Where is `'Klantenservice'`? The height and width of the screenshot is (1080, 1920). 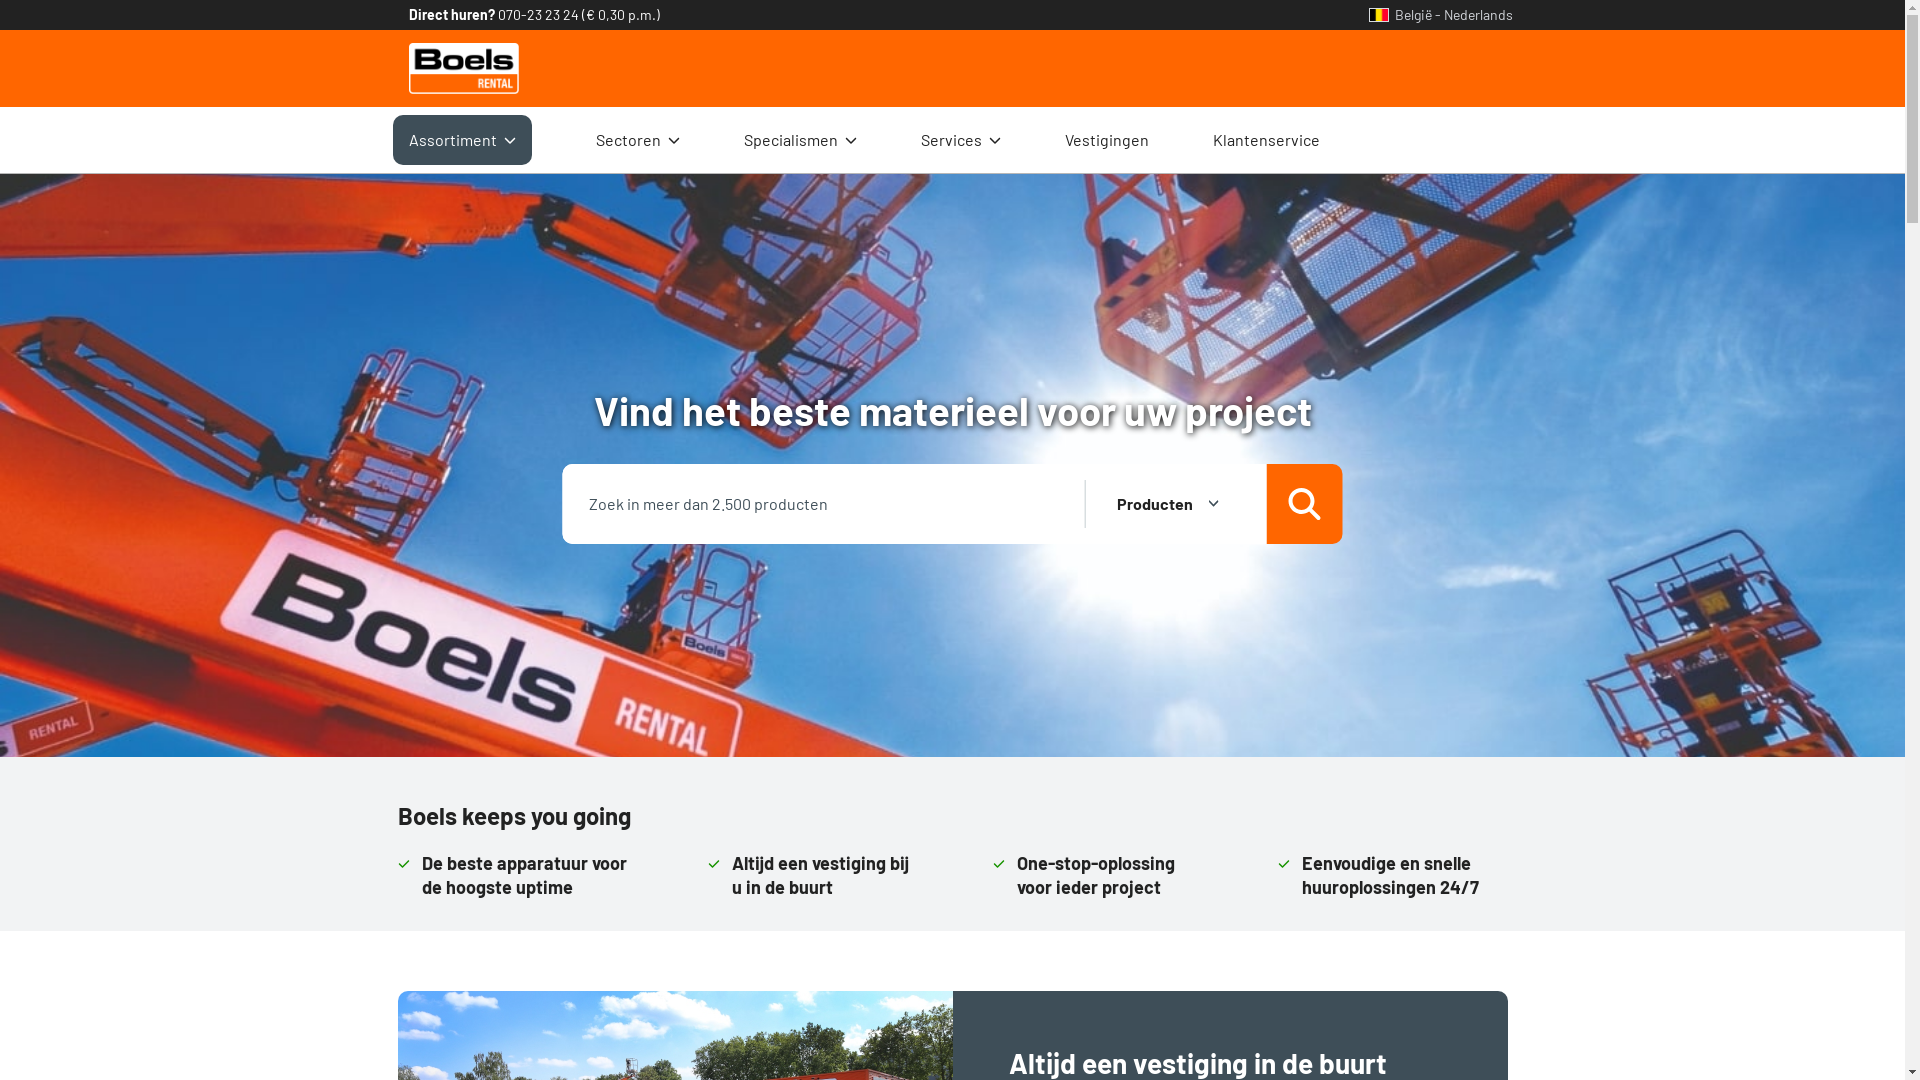 'Klantenservice' is located at coordinates (1264, 138).